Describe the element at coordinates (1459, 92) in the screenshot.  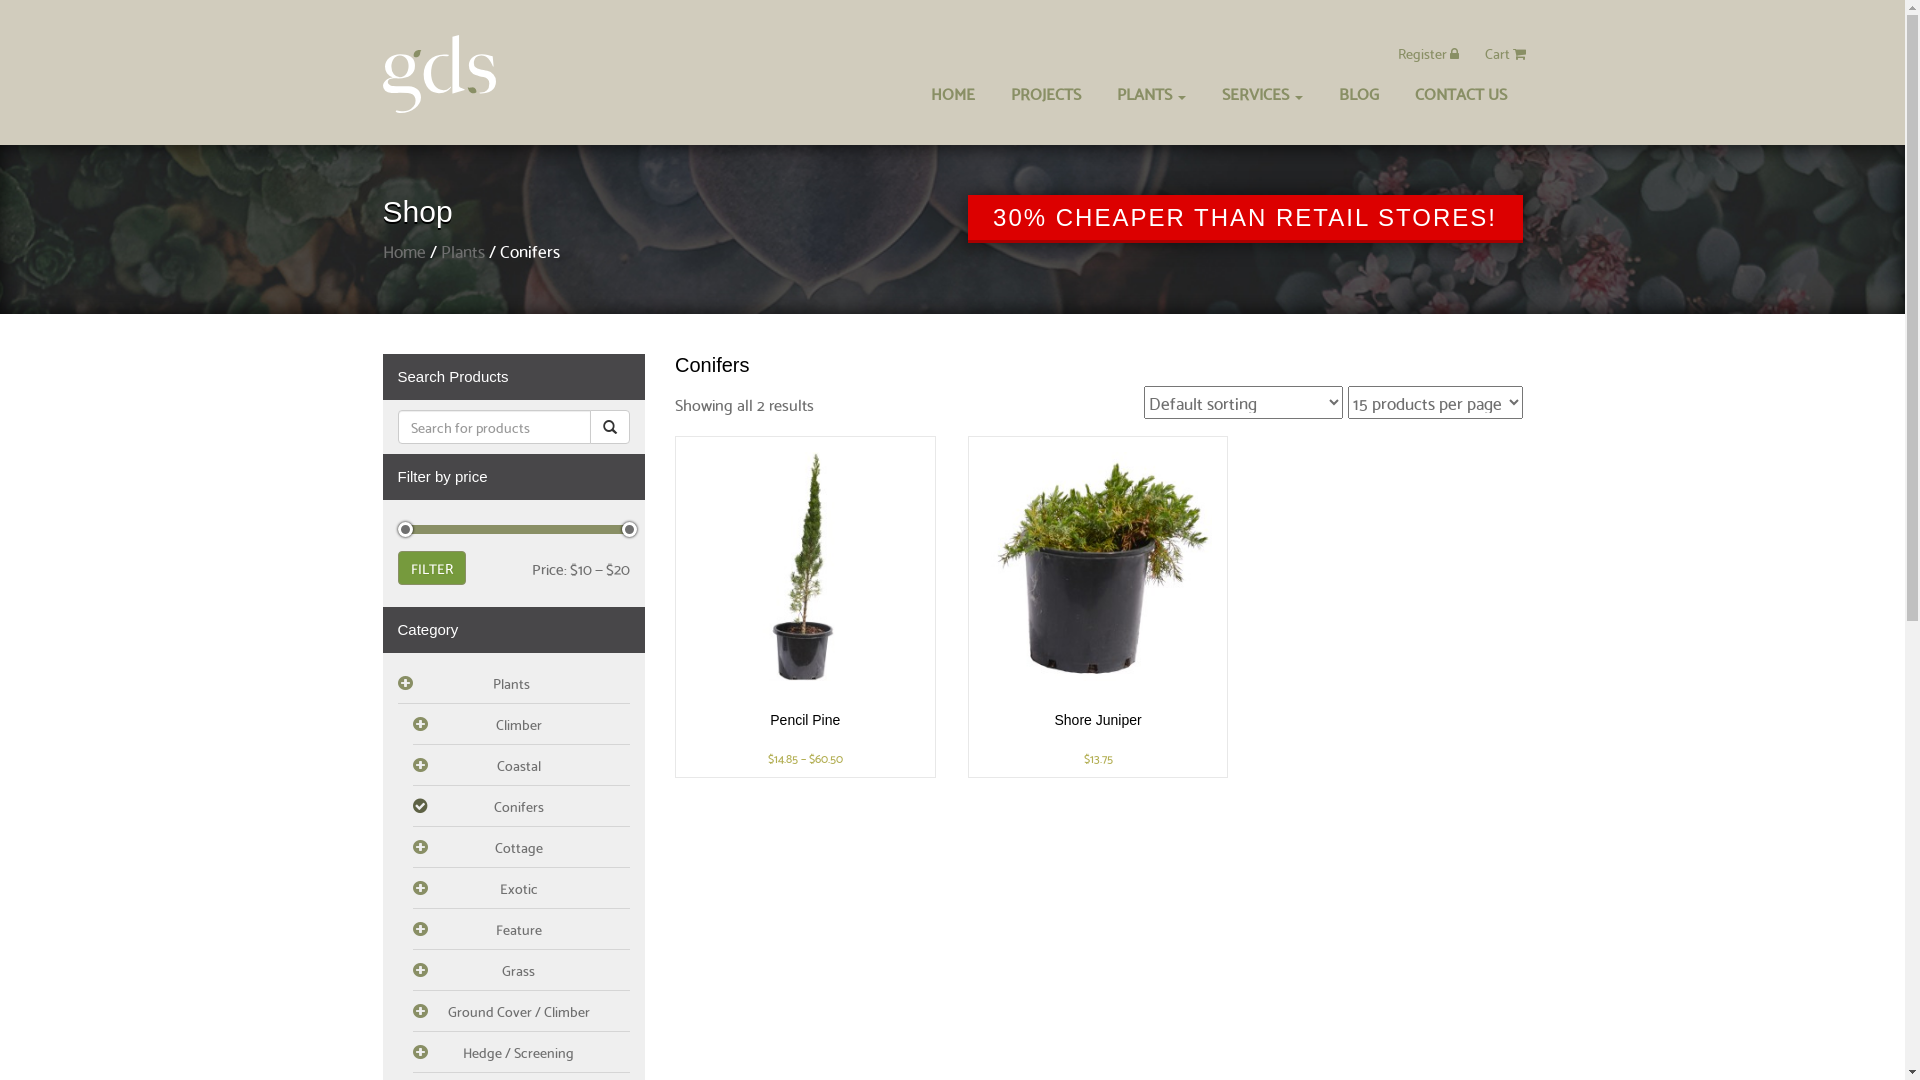
I see `'CONTACT US'` at that location.